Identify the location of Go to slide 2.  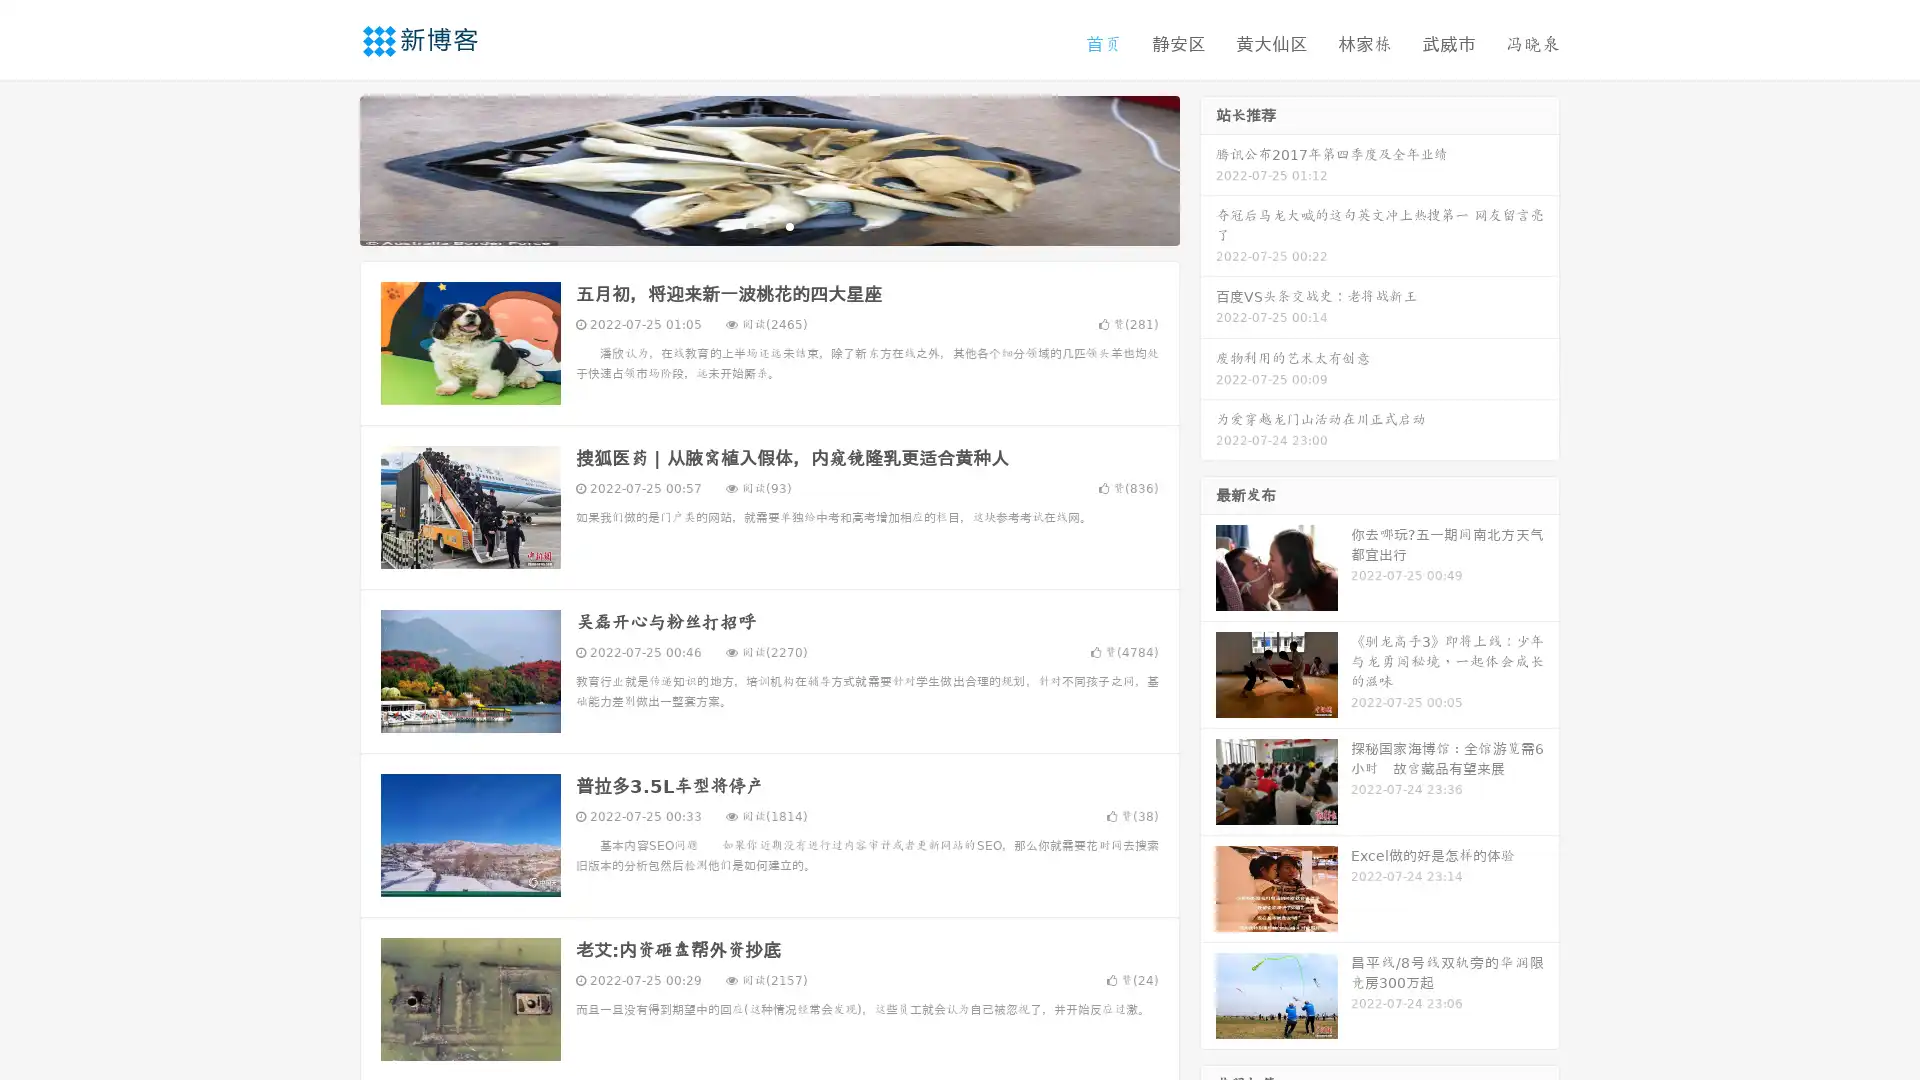
(768, 225).